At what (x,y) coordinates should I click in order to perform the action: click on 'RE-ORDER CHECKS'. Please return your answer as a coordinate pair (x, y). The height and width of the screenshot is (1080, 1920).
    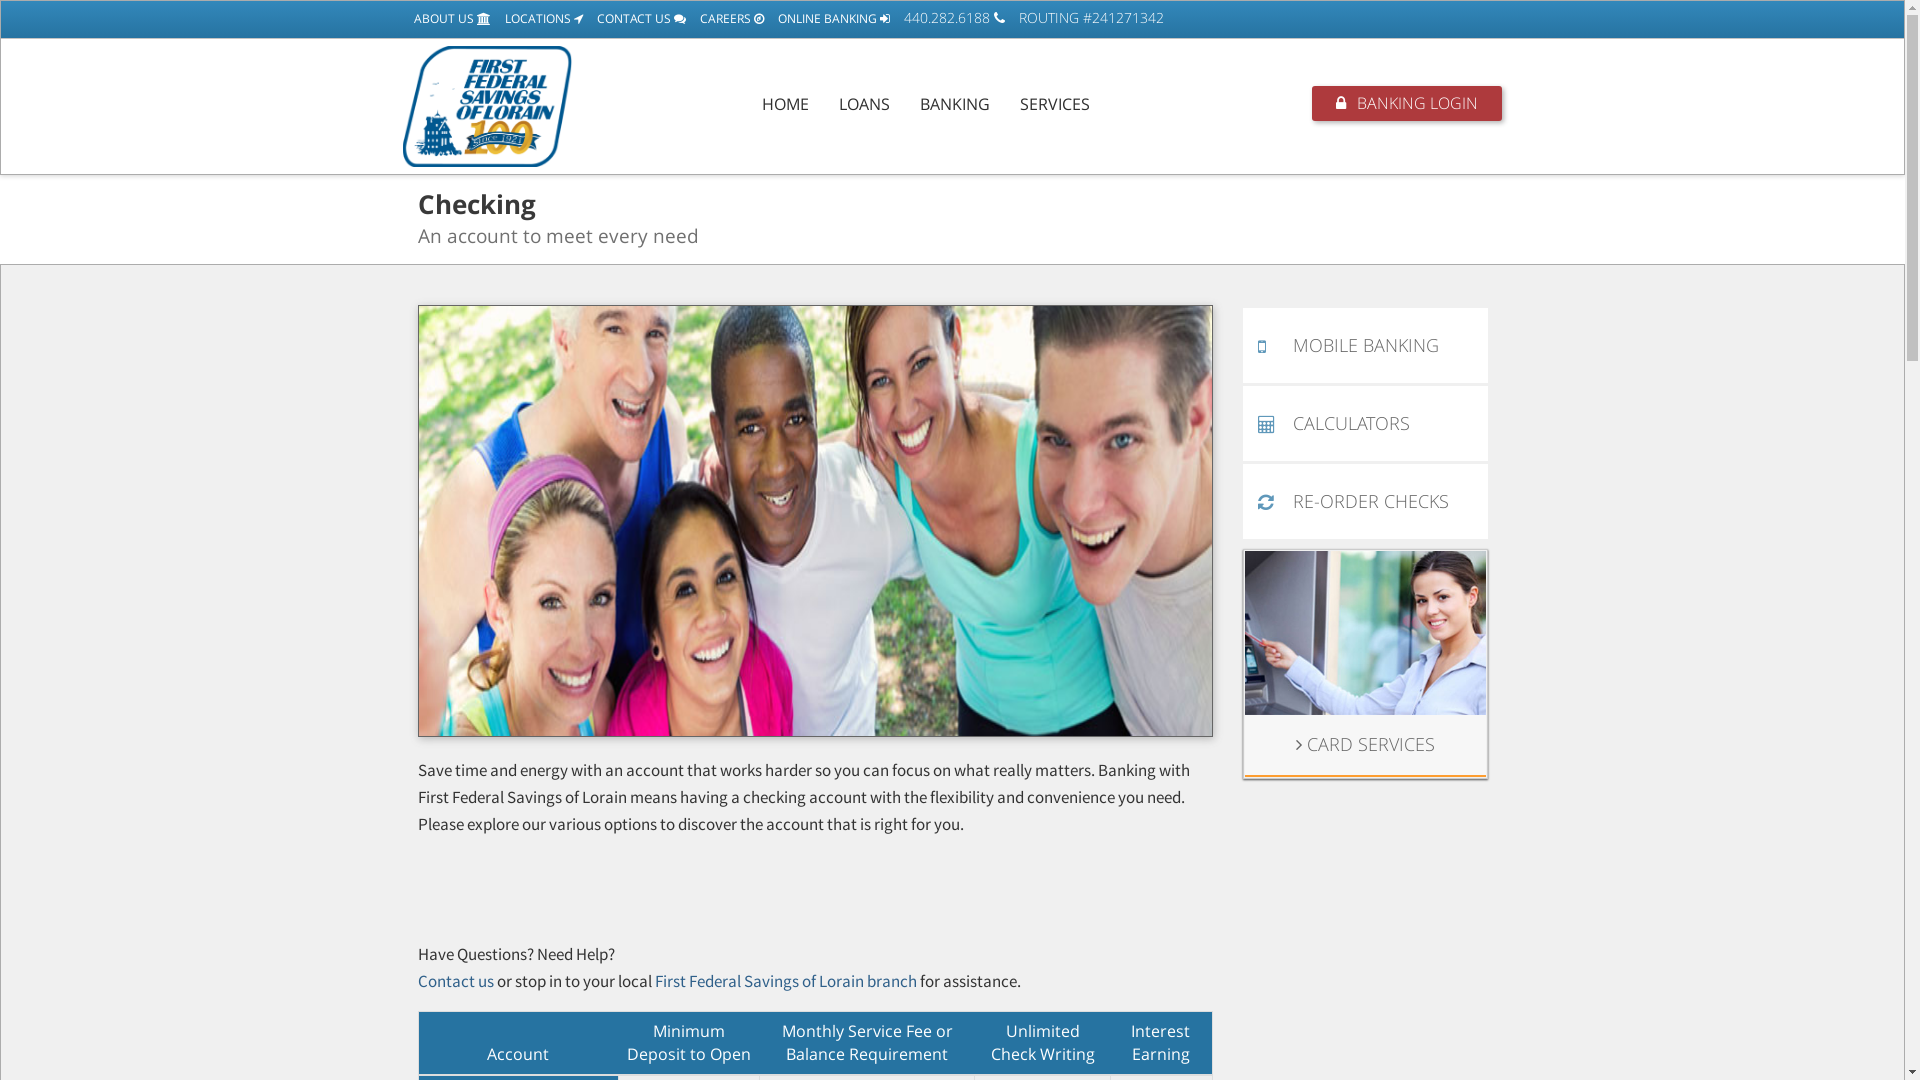
    Looking at the image, I should click on (1363, 500).